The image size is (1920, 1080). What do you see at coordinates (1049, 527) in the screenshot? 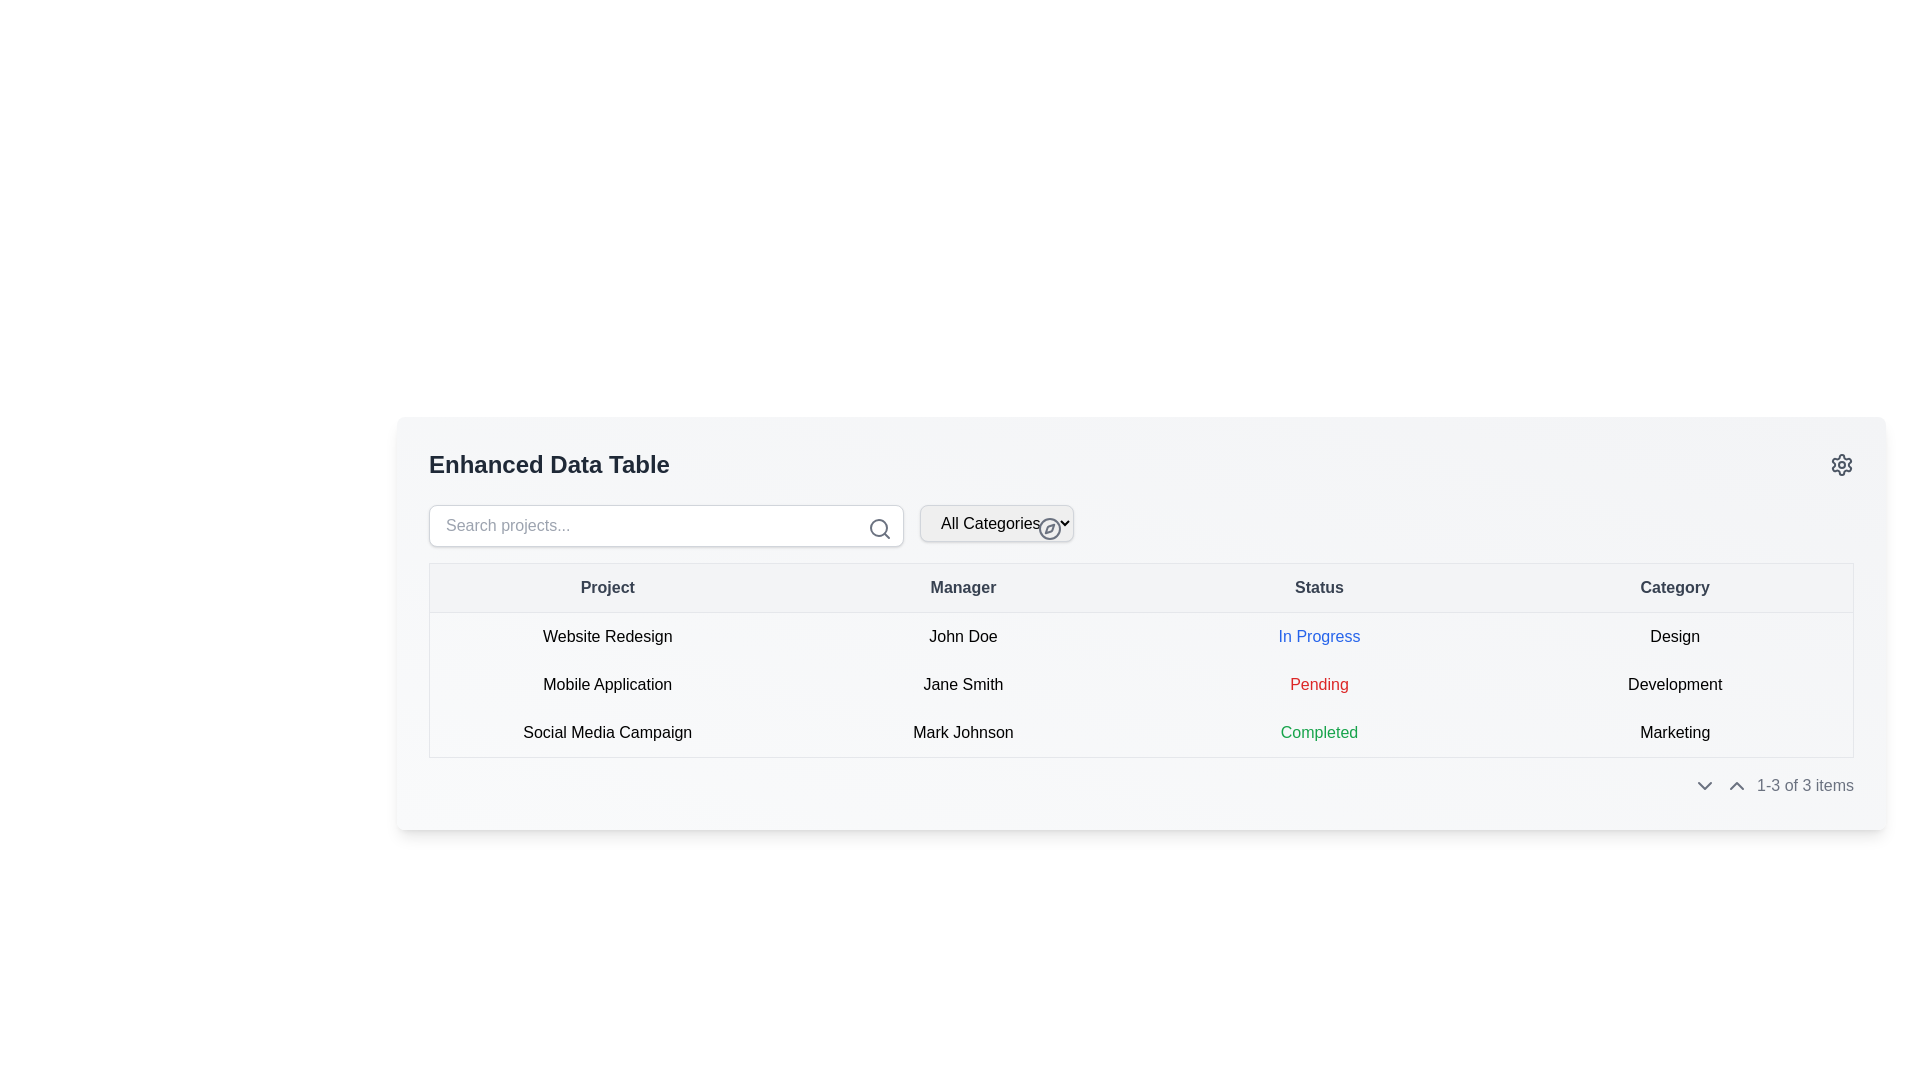
I see `the outermost circular SVG graphic element within the compass icon located in the top-right corner of the UI, embedded in the 'Enhanced Data Table' header area` at bounding box center [1049, 527].